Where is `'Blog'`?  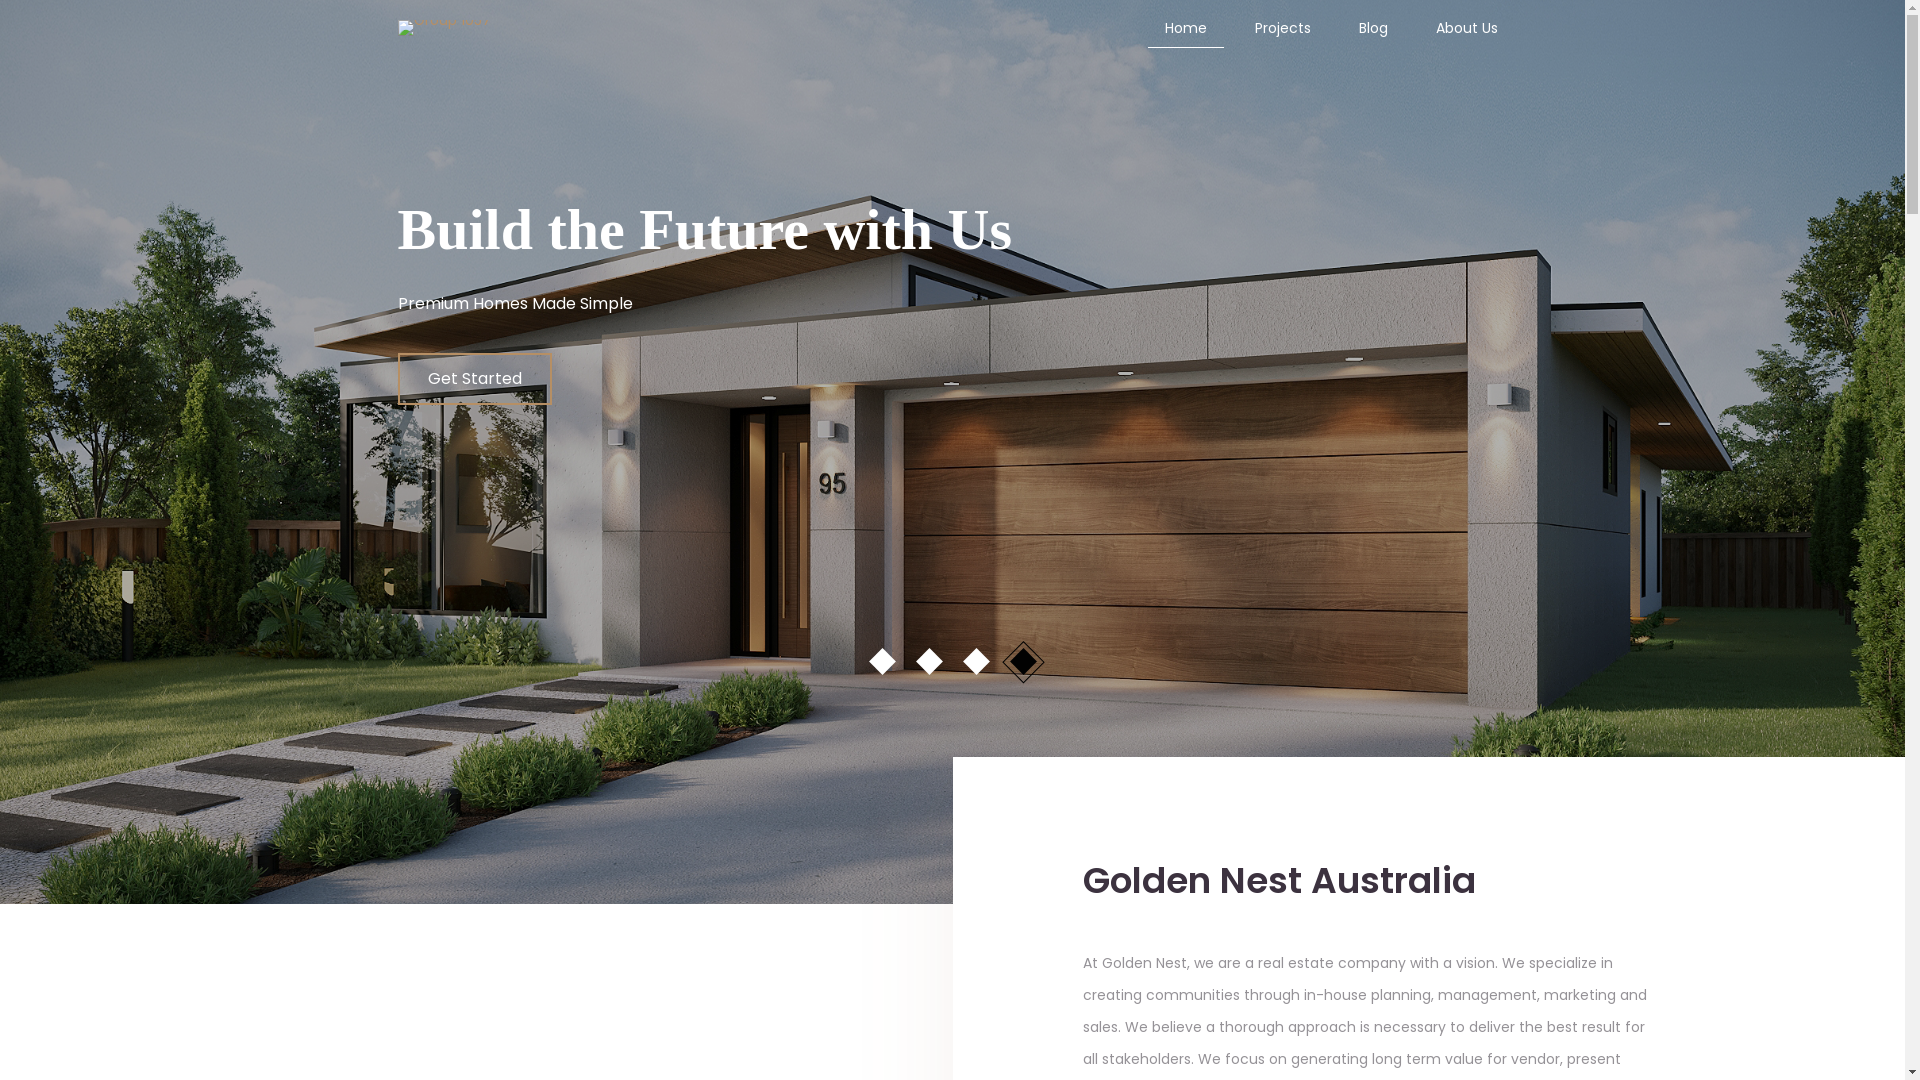 'Blog' is located at coordinates (1371, 27).